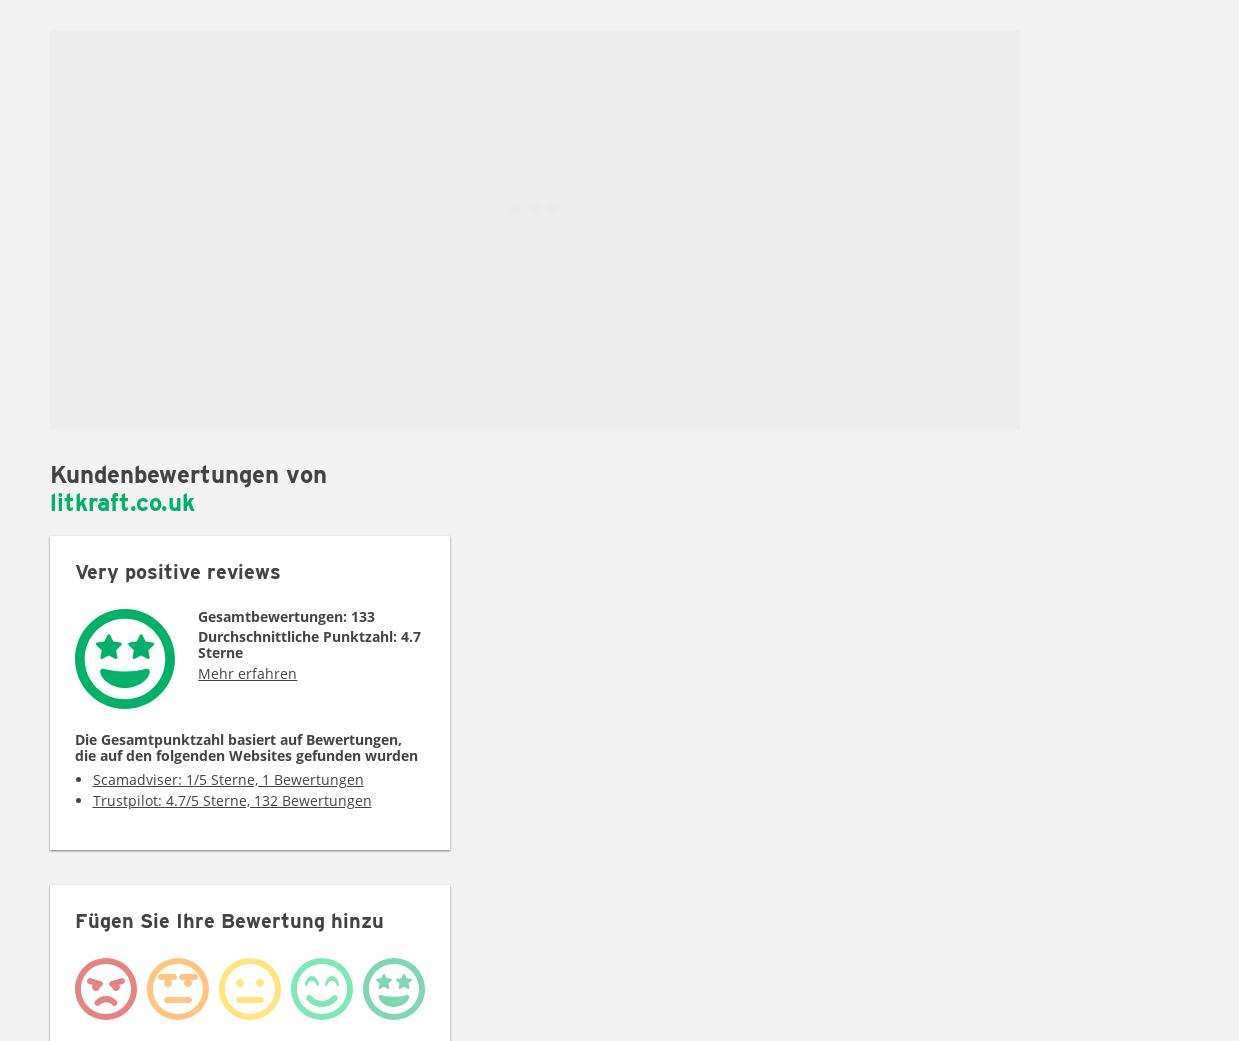 This screenshot has width=1239, height=1041. I want to click on 'Durchschnittliche Punktzahl: 4.7 Sterne', so click(309, 643).